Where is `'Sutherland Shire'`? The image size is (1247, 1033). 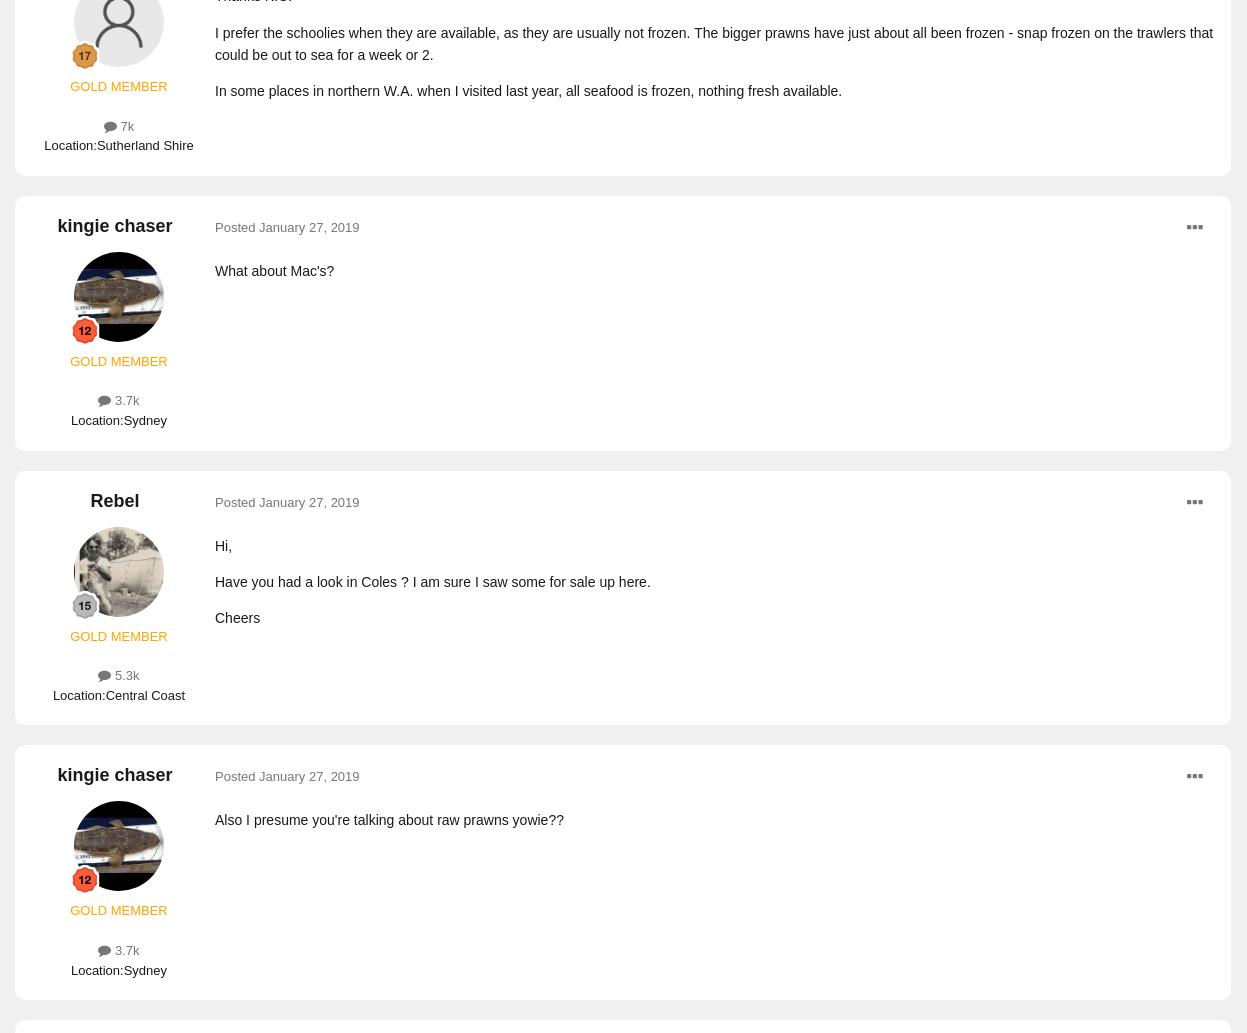
'Sutherland Shire' is located at coordinates (144, 145).